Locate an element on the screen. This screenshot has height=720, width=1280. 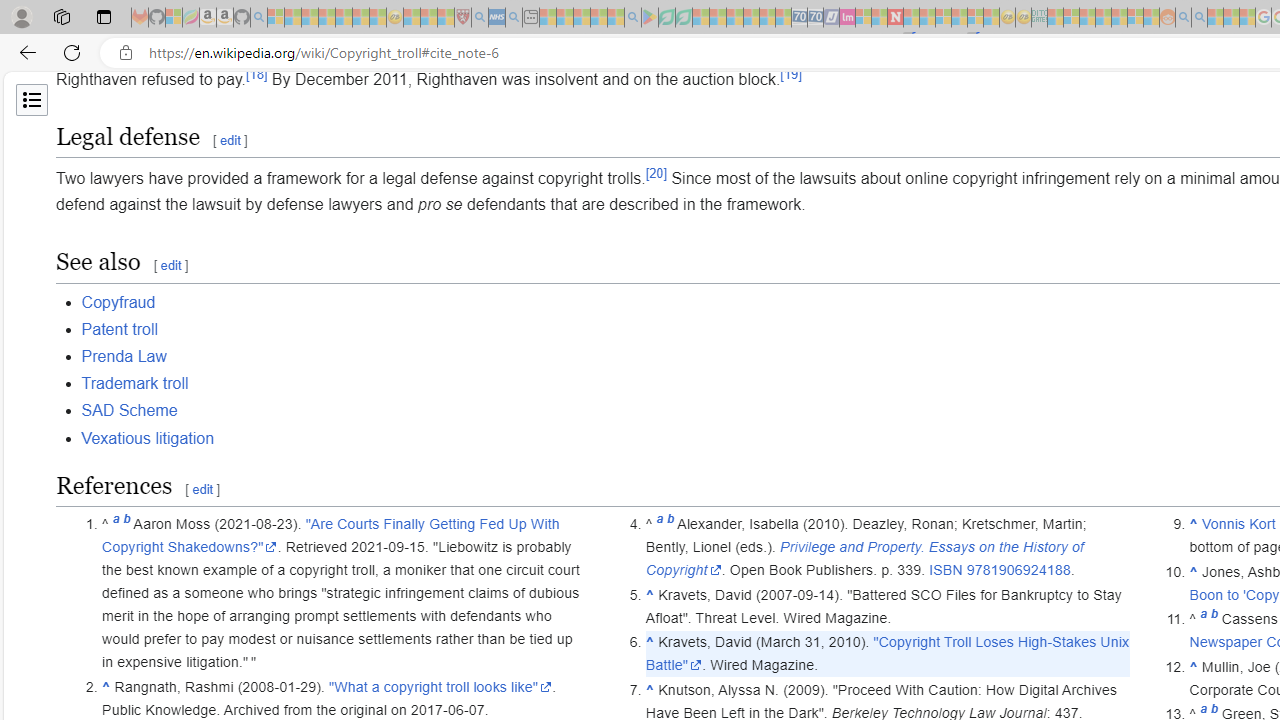
'ISBN' is located at coordinates (944, 570).